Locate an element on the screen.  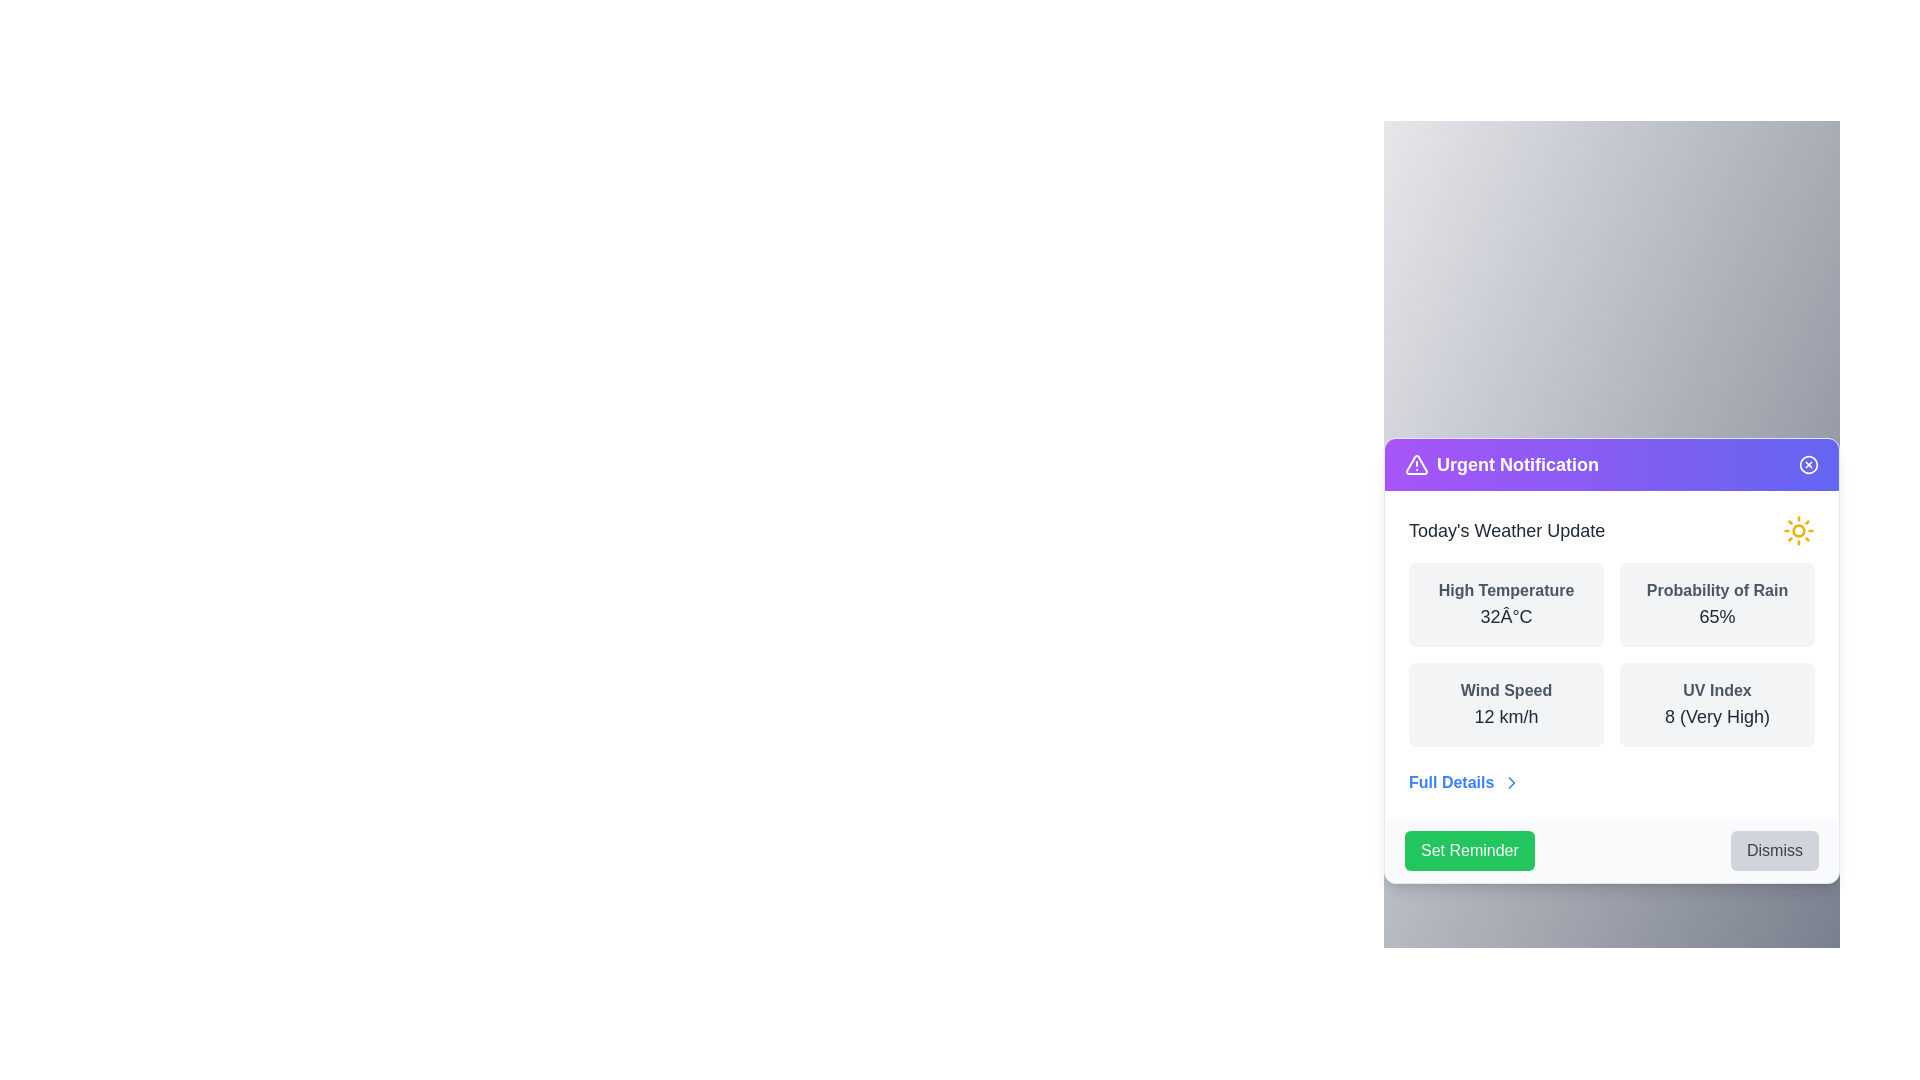
the sun icon, which is yellow and located next to the header 'Today's Weather Update' on the right-hand side is located at coordinates (1799, 530).